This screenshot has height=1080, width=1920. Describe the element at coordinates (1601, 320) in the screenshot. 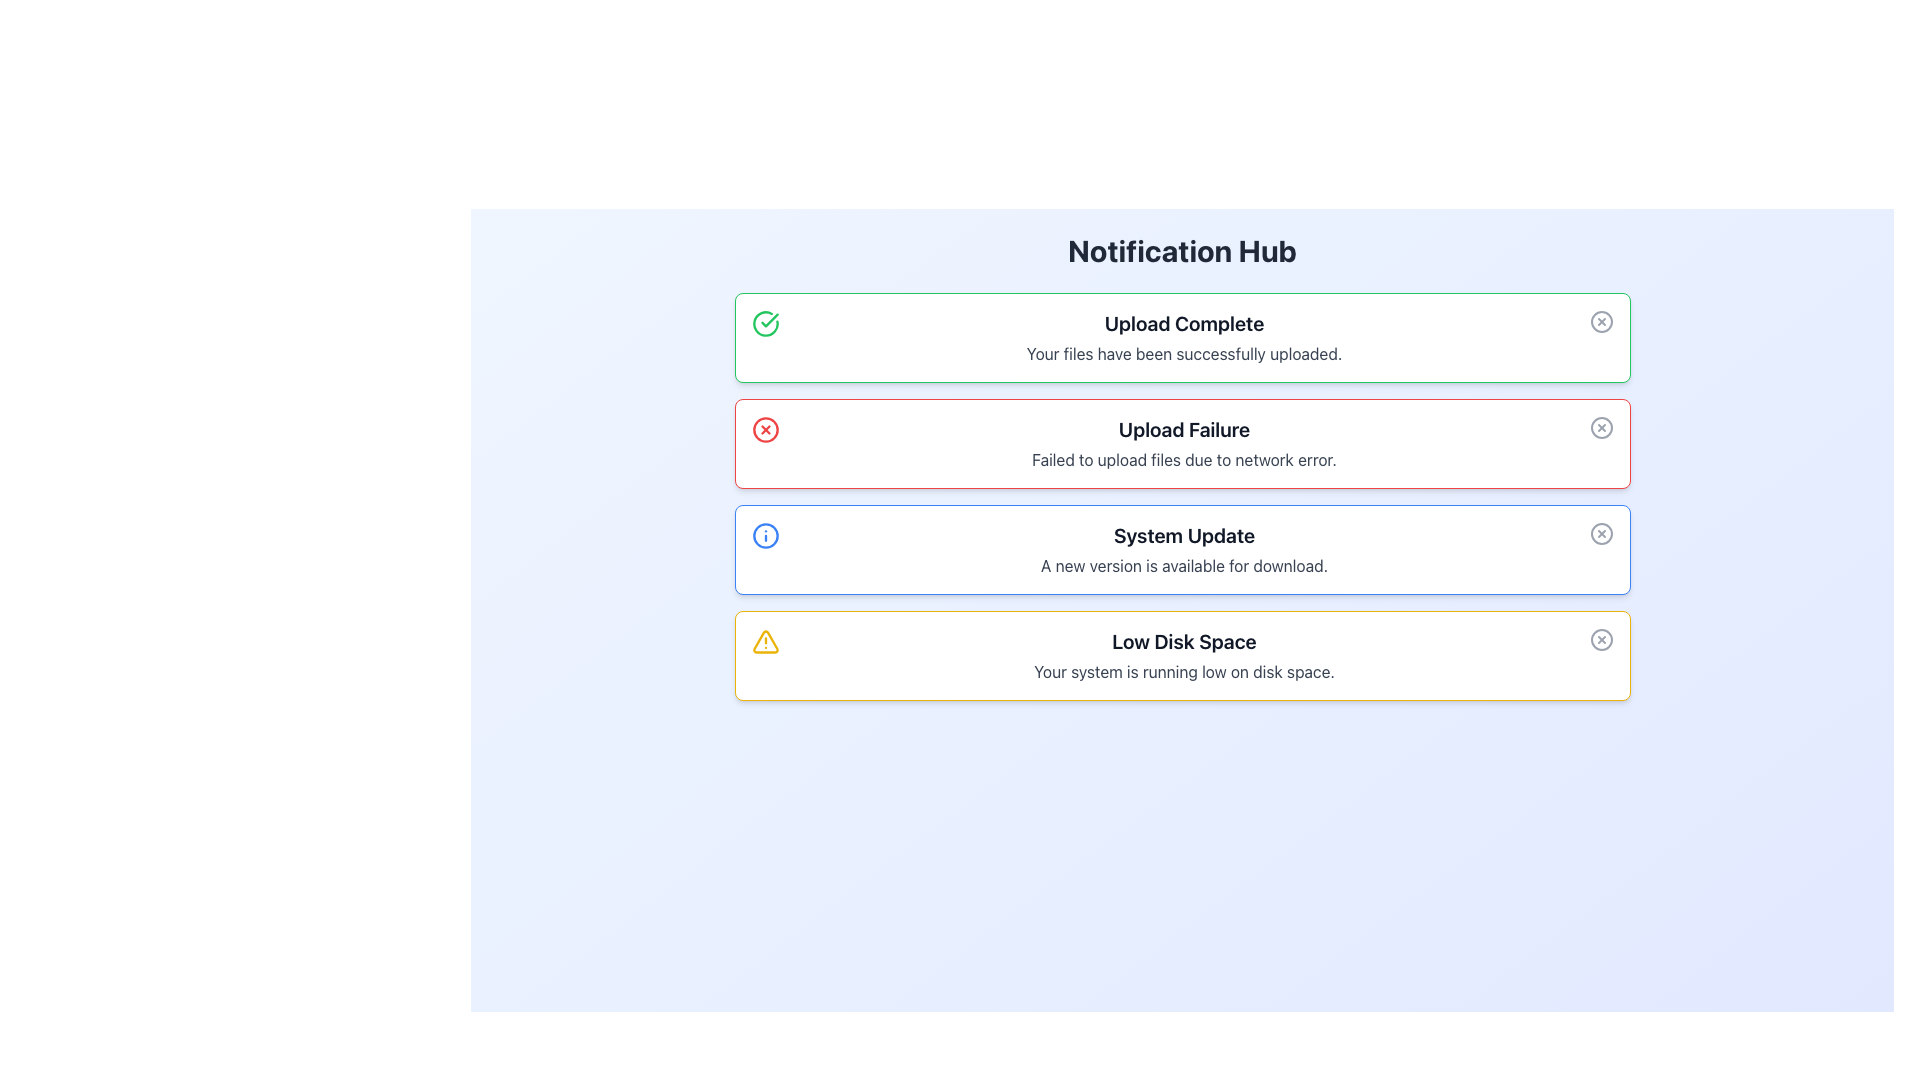

I see `the close button located at the top-right corner of the 'Upload Complete' notification card` at that location.